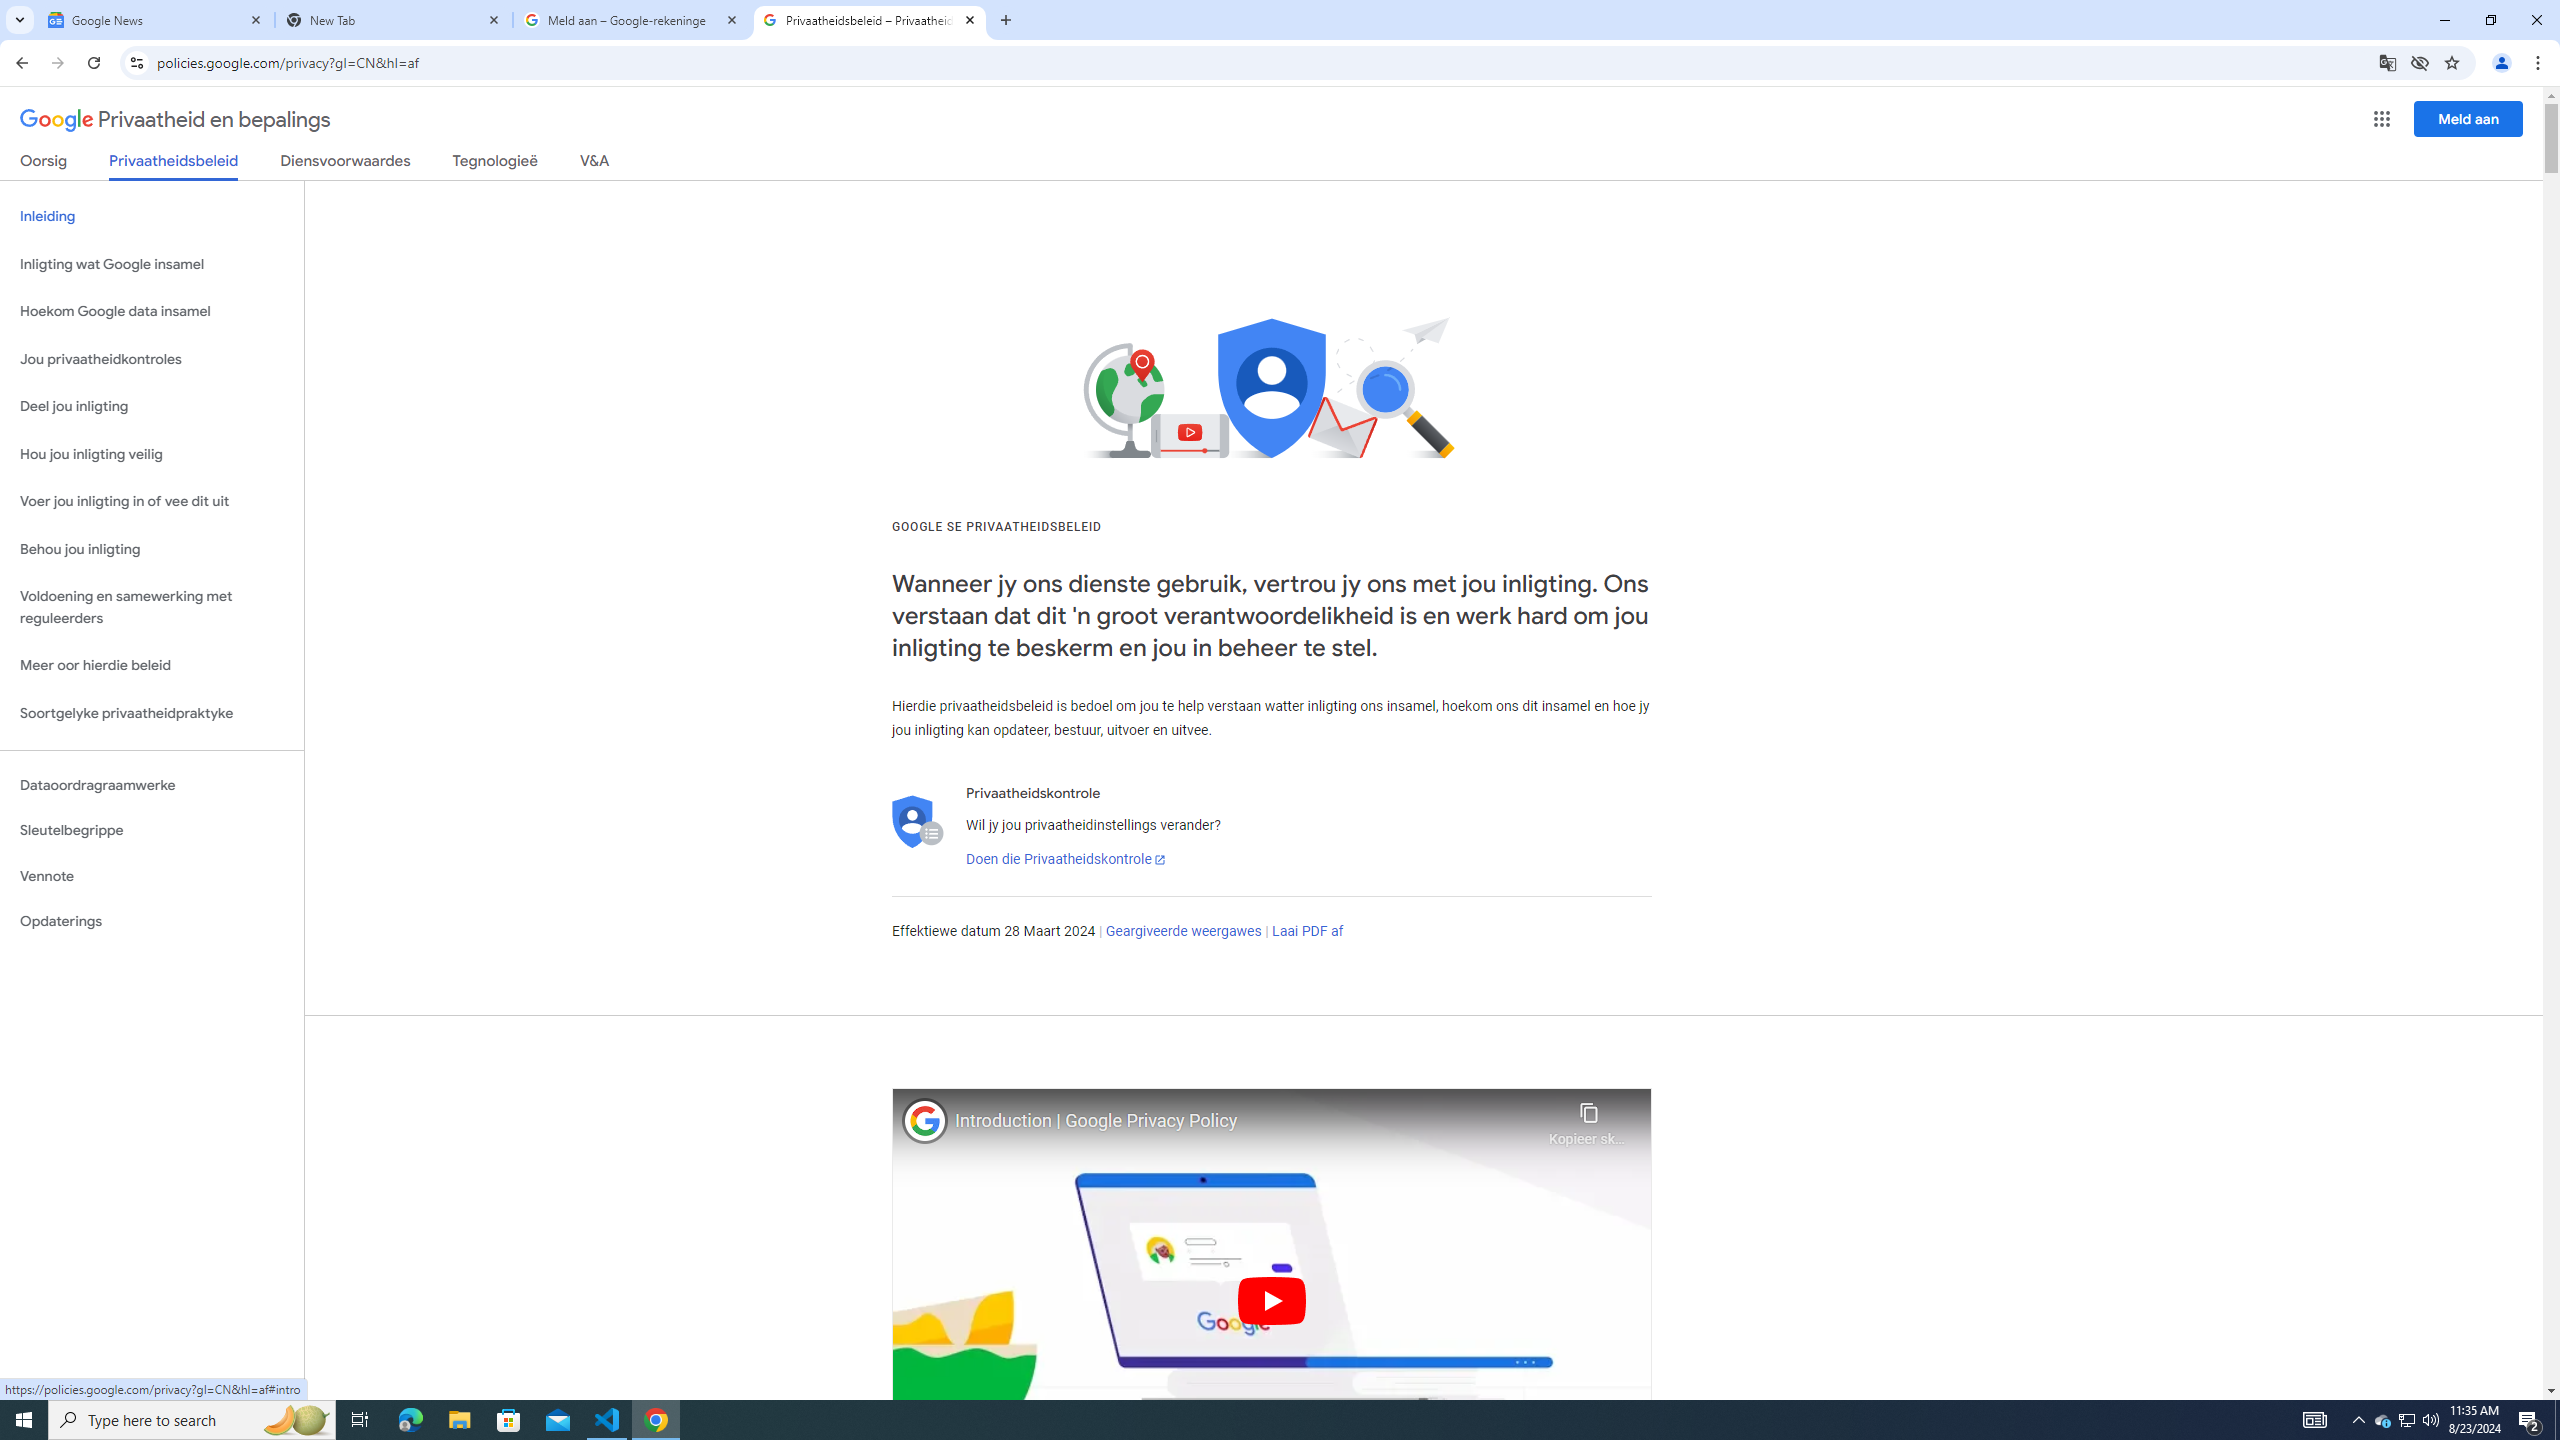 Image resolution: width=2560 pixels, height=1440 pixels. I want to click on 'Soortgelyke privaatheidpraktyke', so click(151, 712).